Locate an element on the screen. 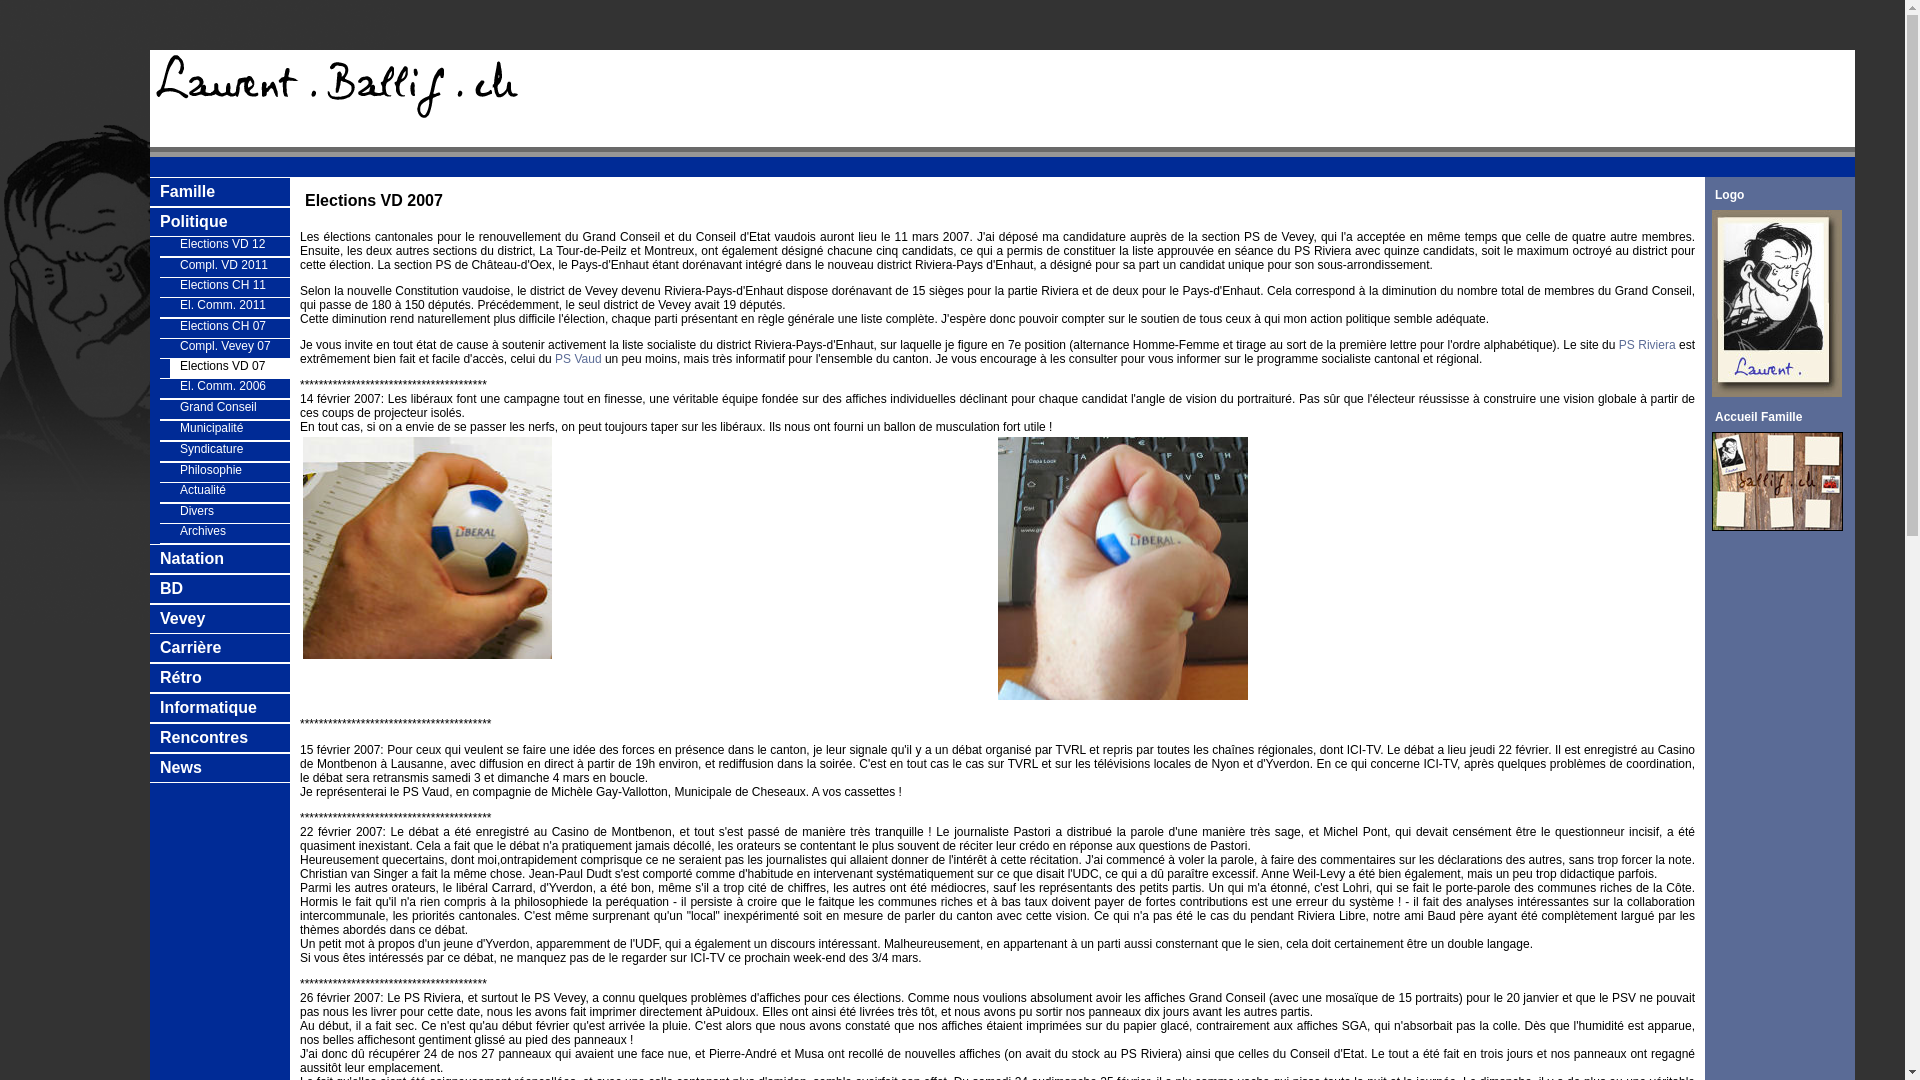 This screenshot has height=1080, width=1920. 'PS Riviera' is located at coordinates (1649, 343).